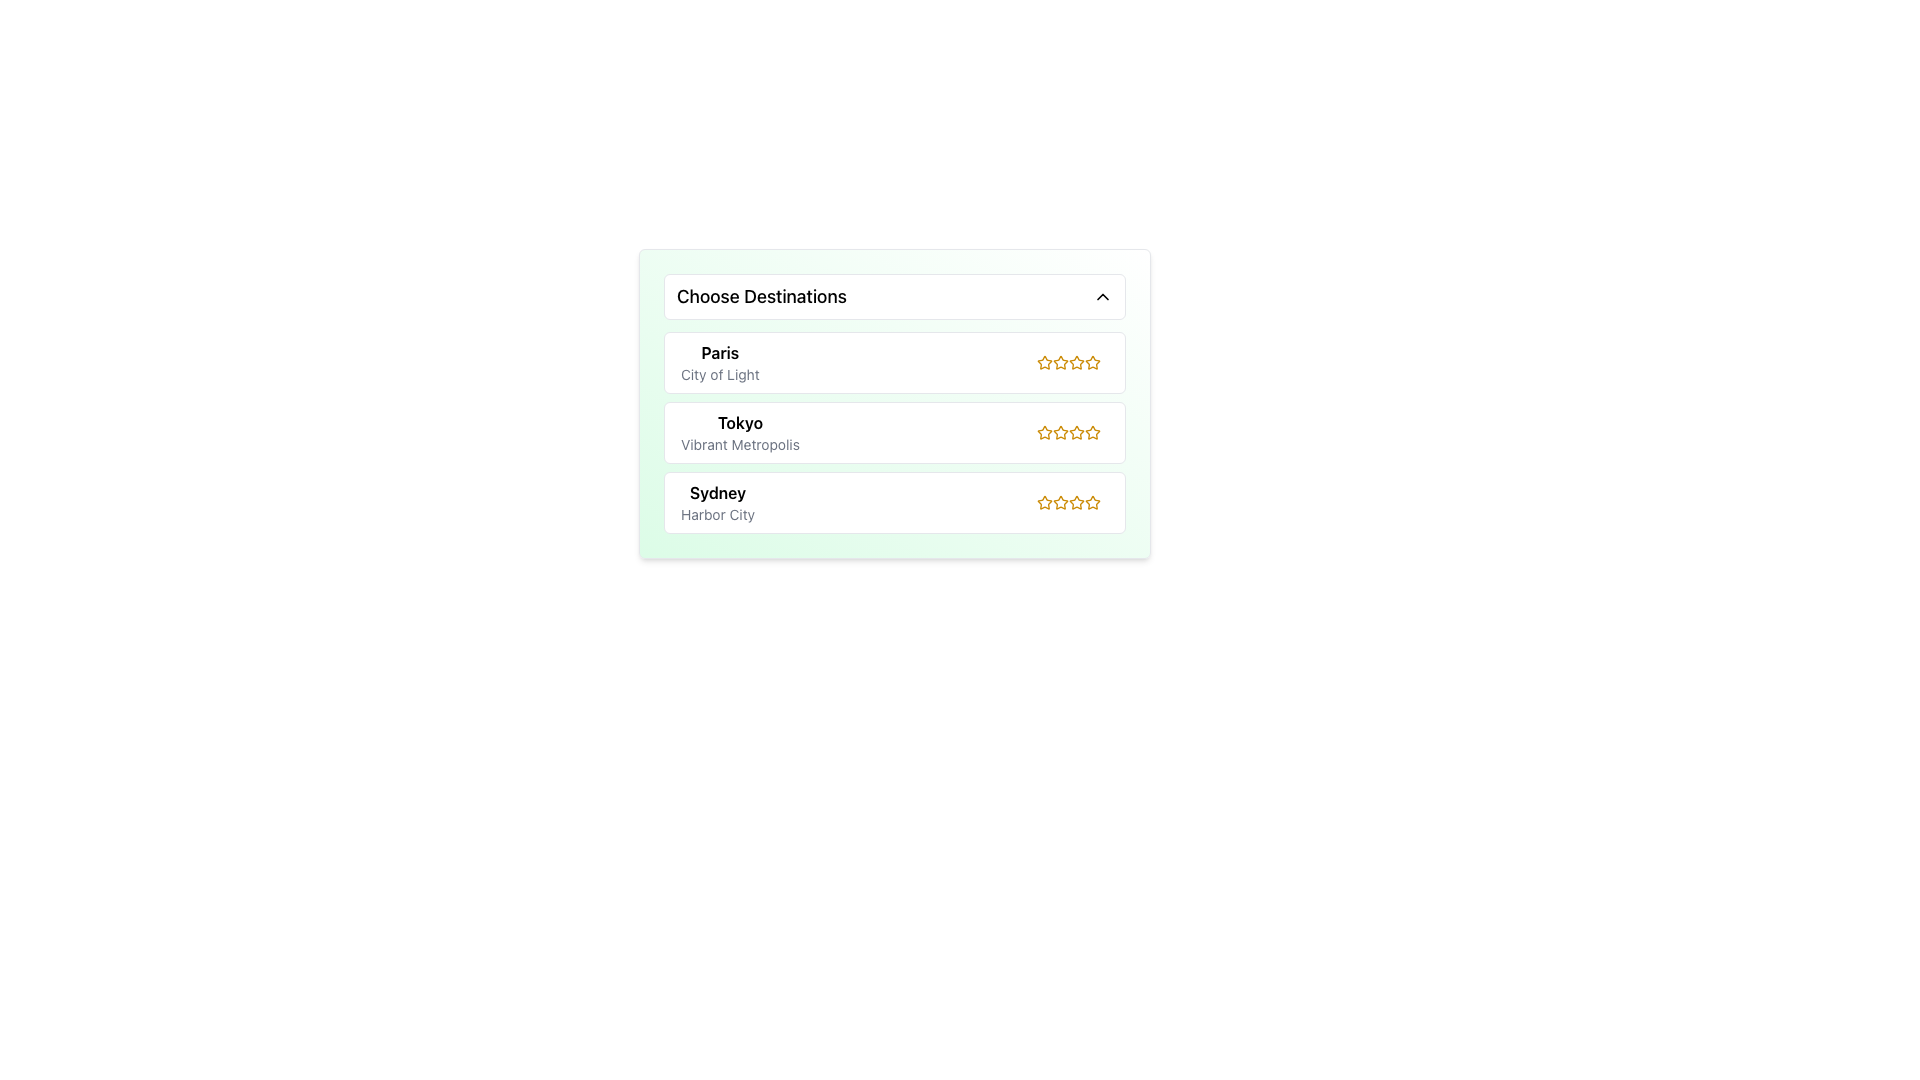 The height and width of the screenshot is (1080, 1920). Describe the element at coordinates (720, 374) in the screenshot. I see `the static text element displaying 'City of Light', which is a smaller gray text styled with 'text-sm text-gray-500', located directly below the bold text 'Paris' in a vertical list of destinations` at that location.